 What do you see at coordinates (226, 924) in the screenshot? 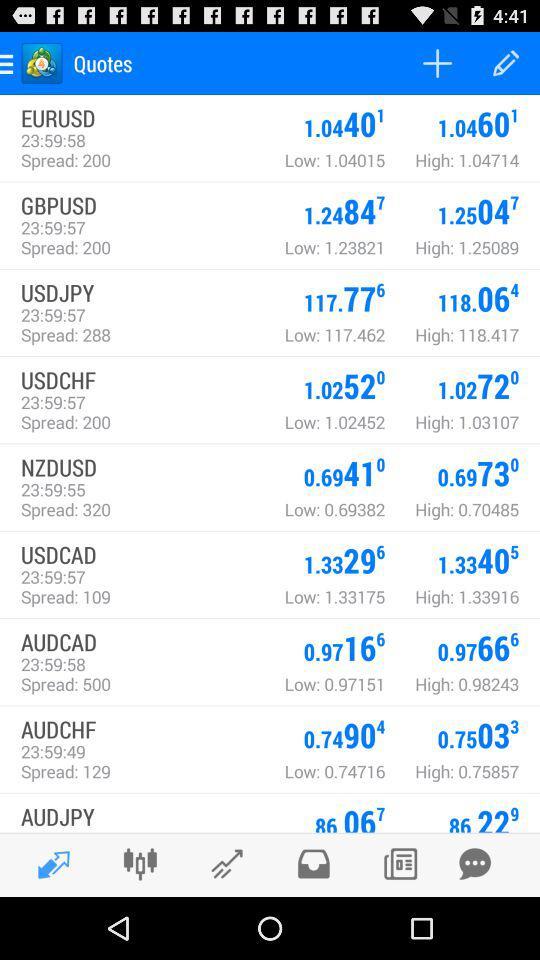
I see `the edit icon` at bounding box center [226, 924].